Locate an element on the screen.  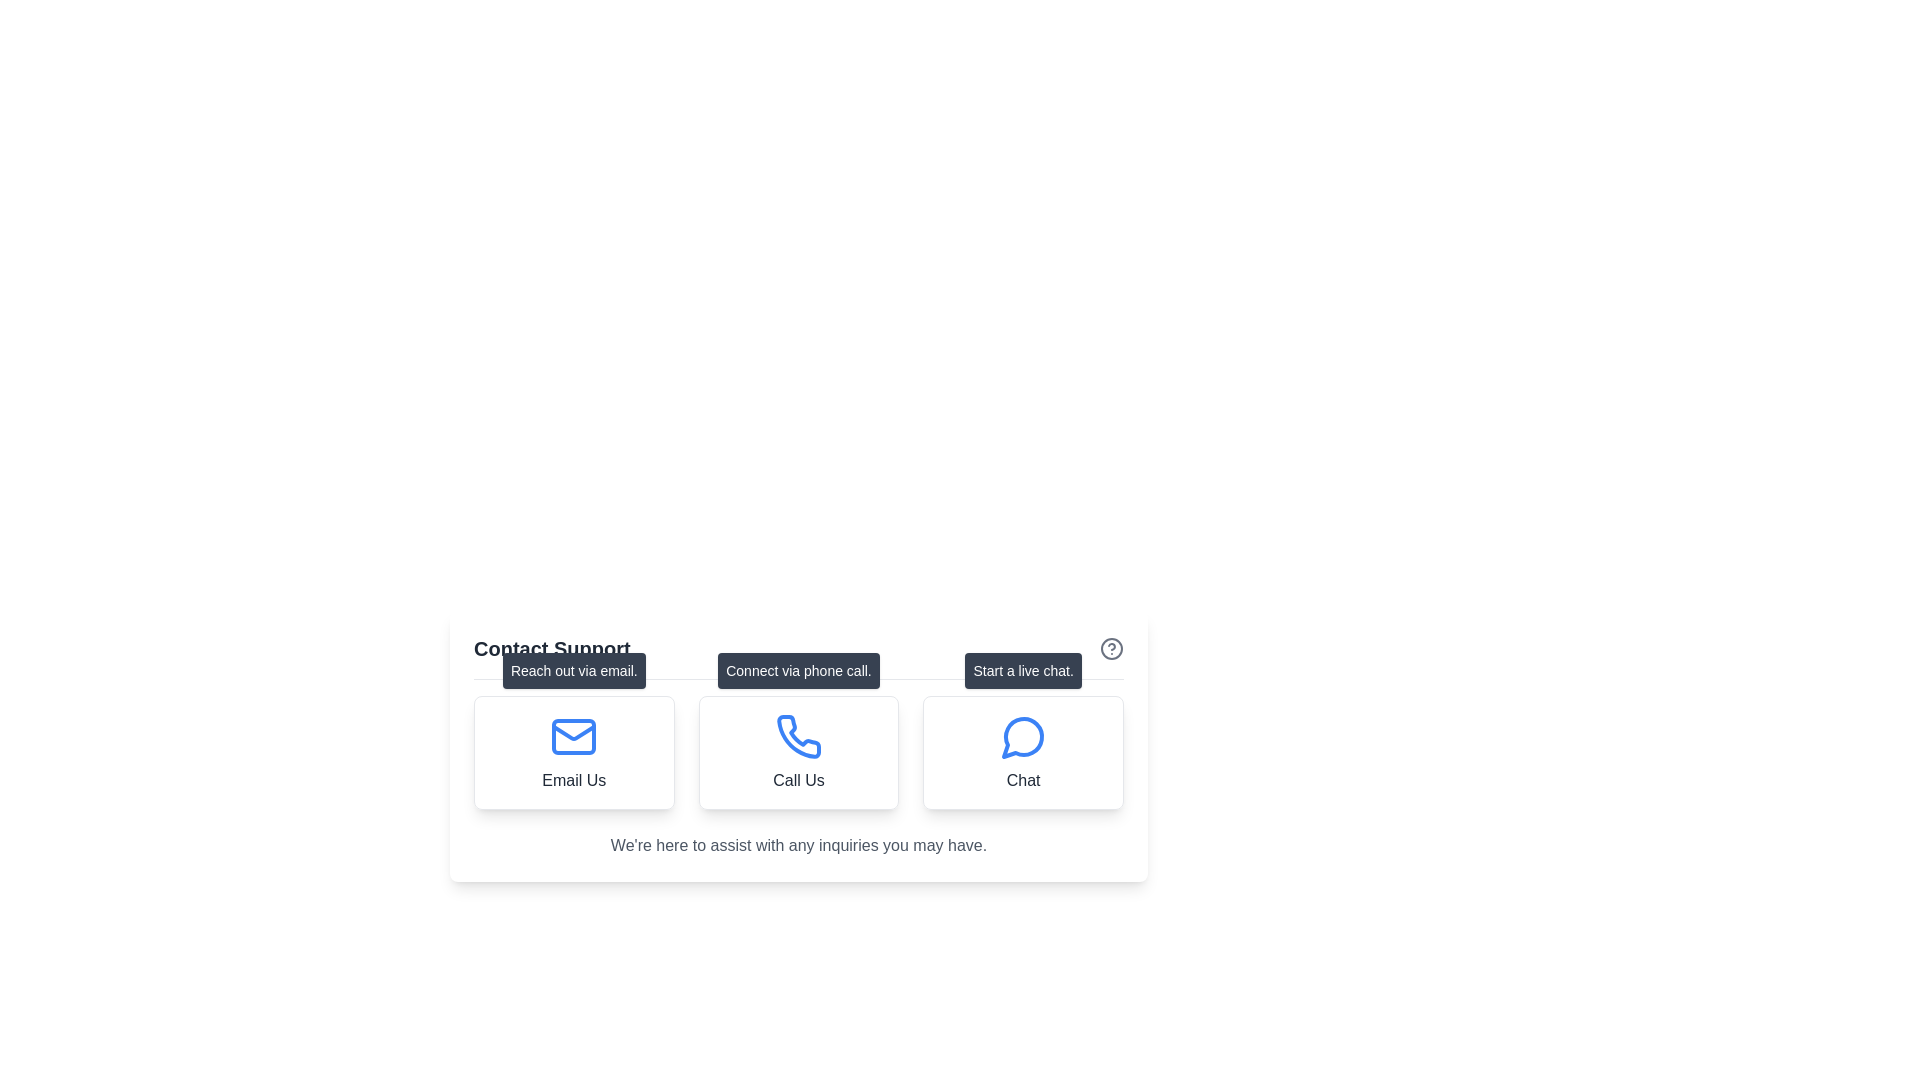
the circular shape element that is part of the circle-question-mark icon located in the top-right corner of the support widget interface is located at coordinates (1111, 648).